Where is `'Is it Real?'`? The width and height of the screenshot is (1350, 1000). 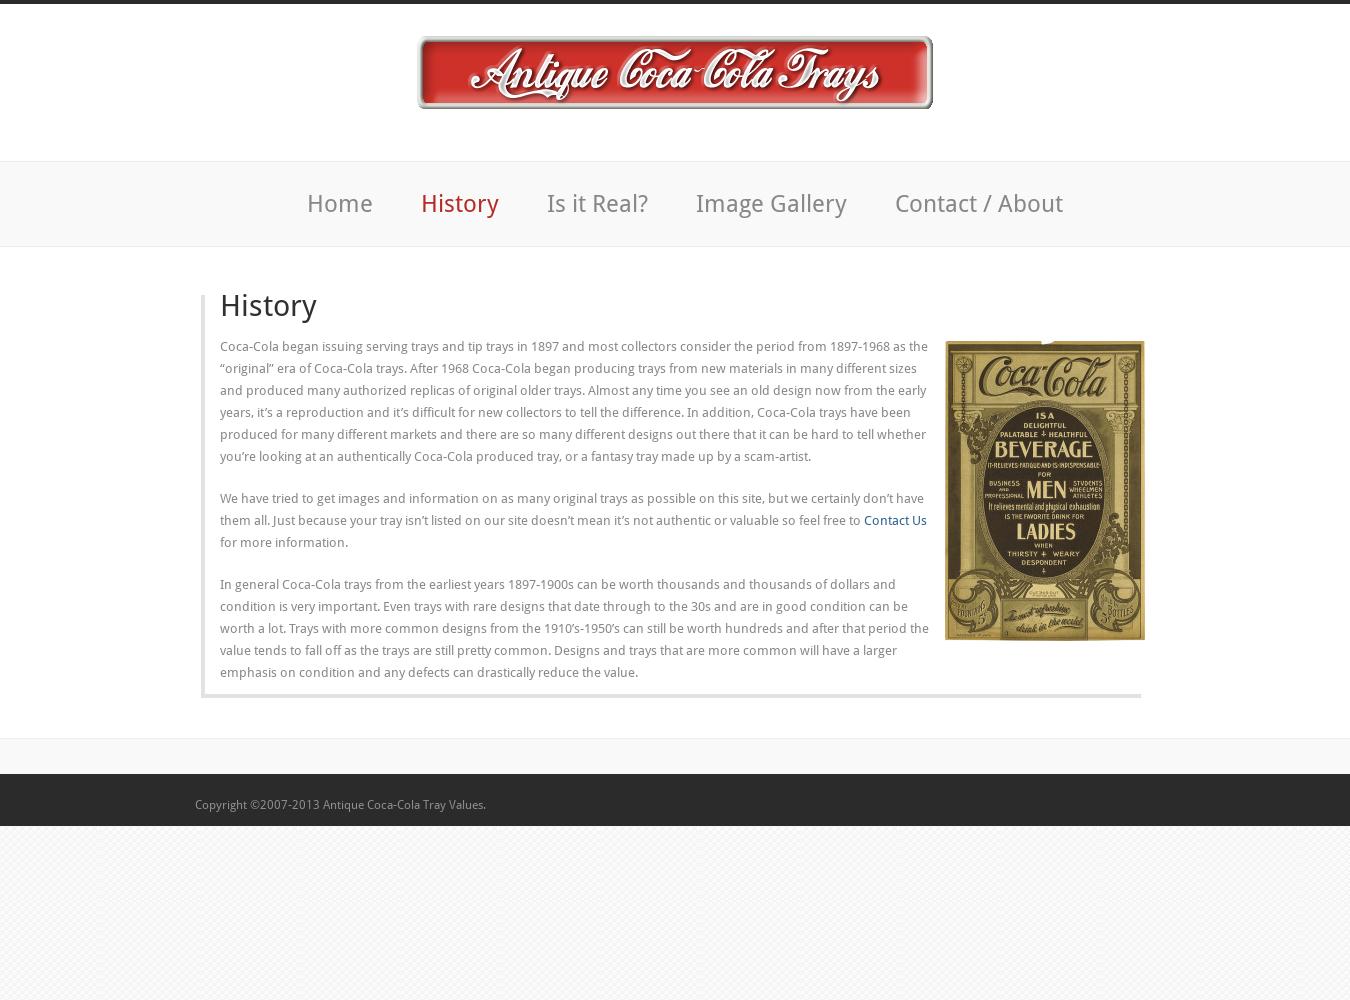
'Is it Real?' is located at coordinates (597, 203).